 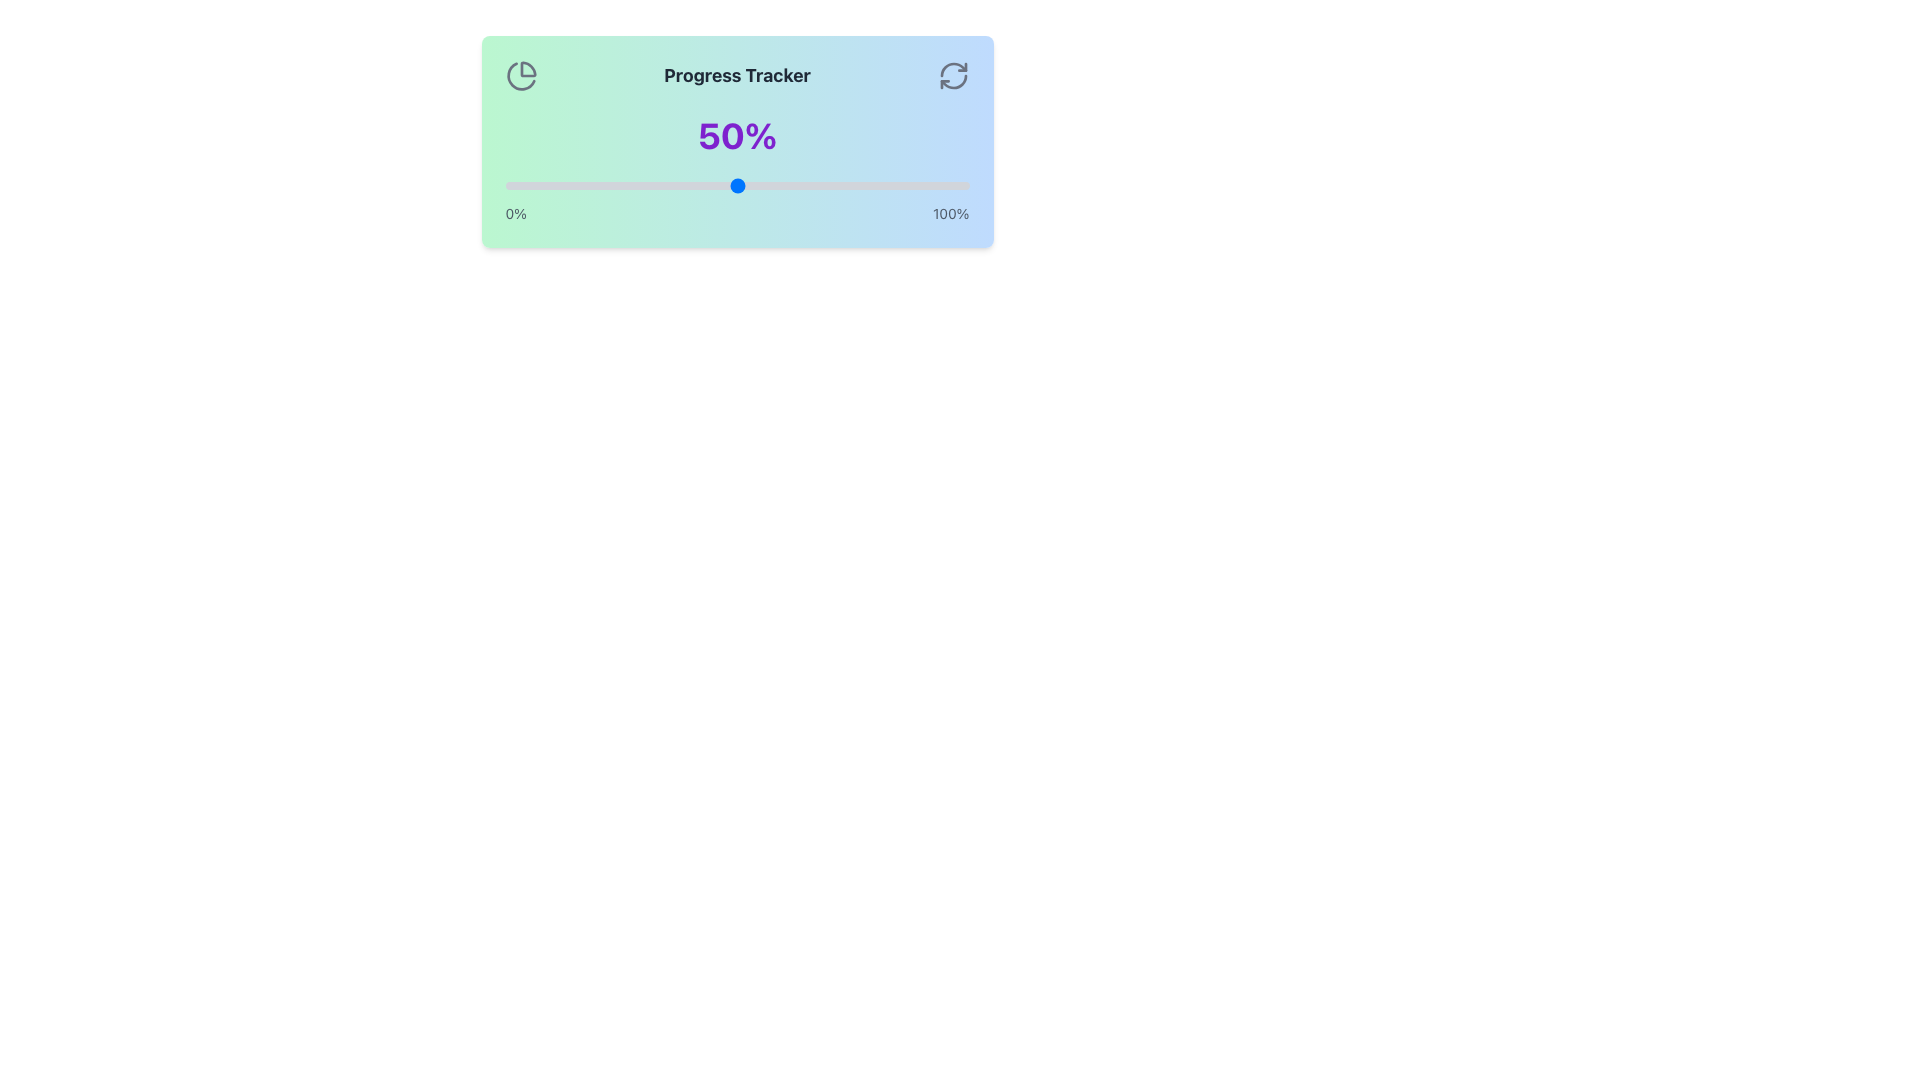 What do you see at coordinates (560, 185) in the screenshot?
I see `the progress tracker value` at bounding box center [560, 185].